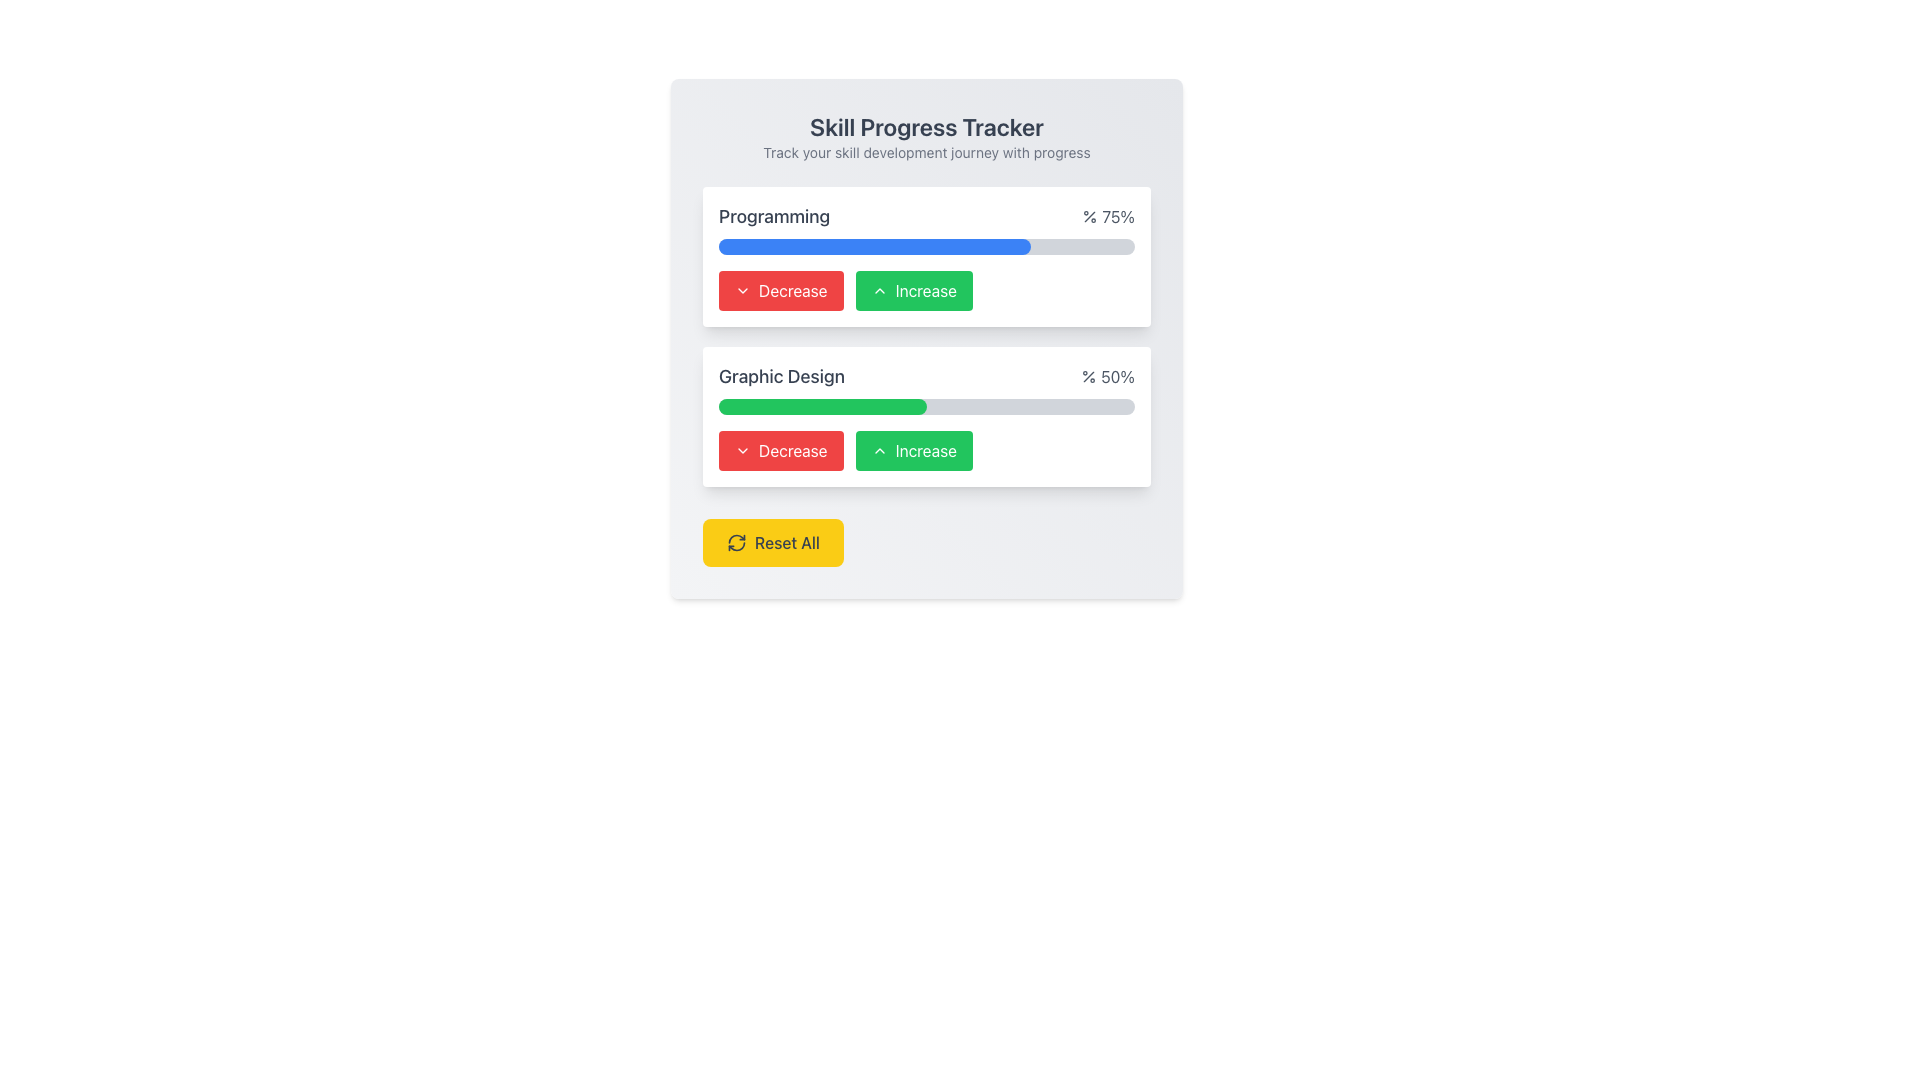 The height and width of the screenshot is (1080, 1920). What do you see at coordinates (1089, 216) in the screenshot?
I see `the icon that visually complements the text percentage '75%' in the 'Programming' skill row, positioned to the left of the numerical value` at bounding box center [1089, 216].